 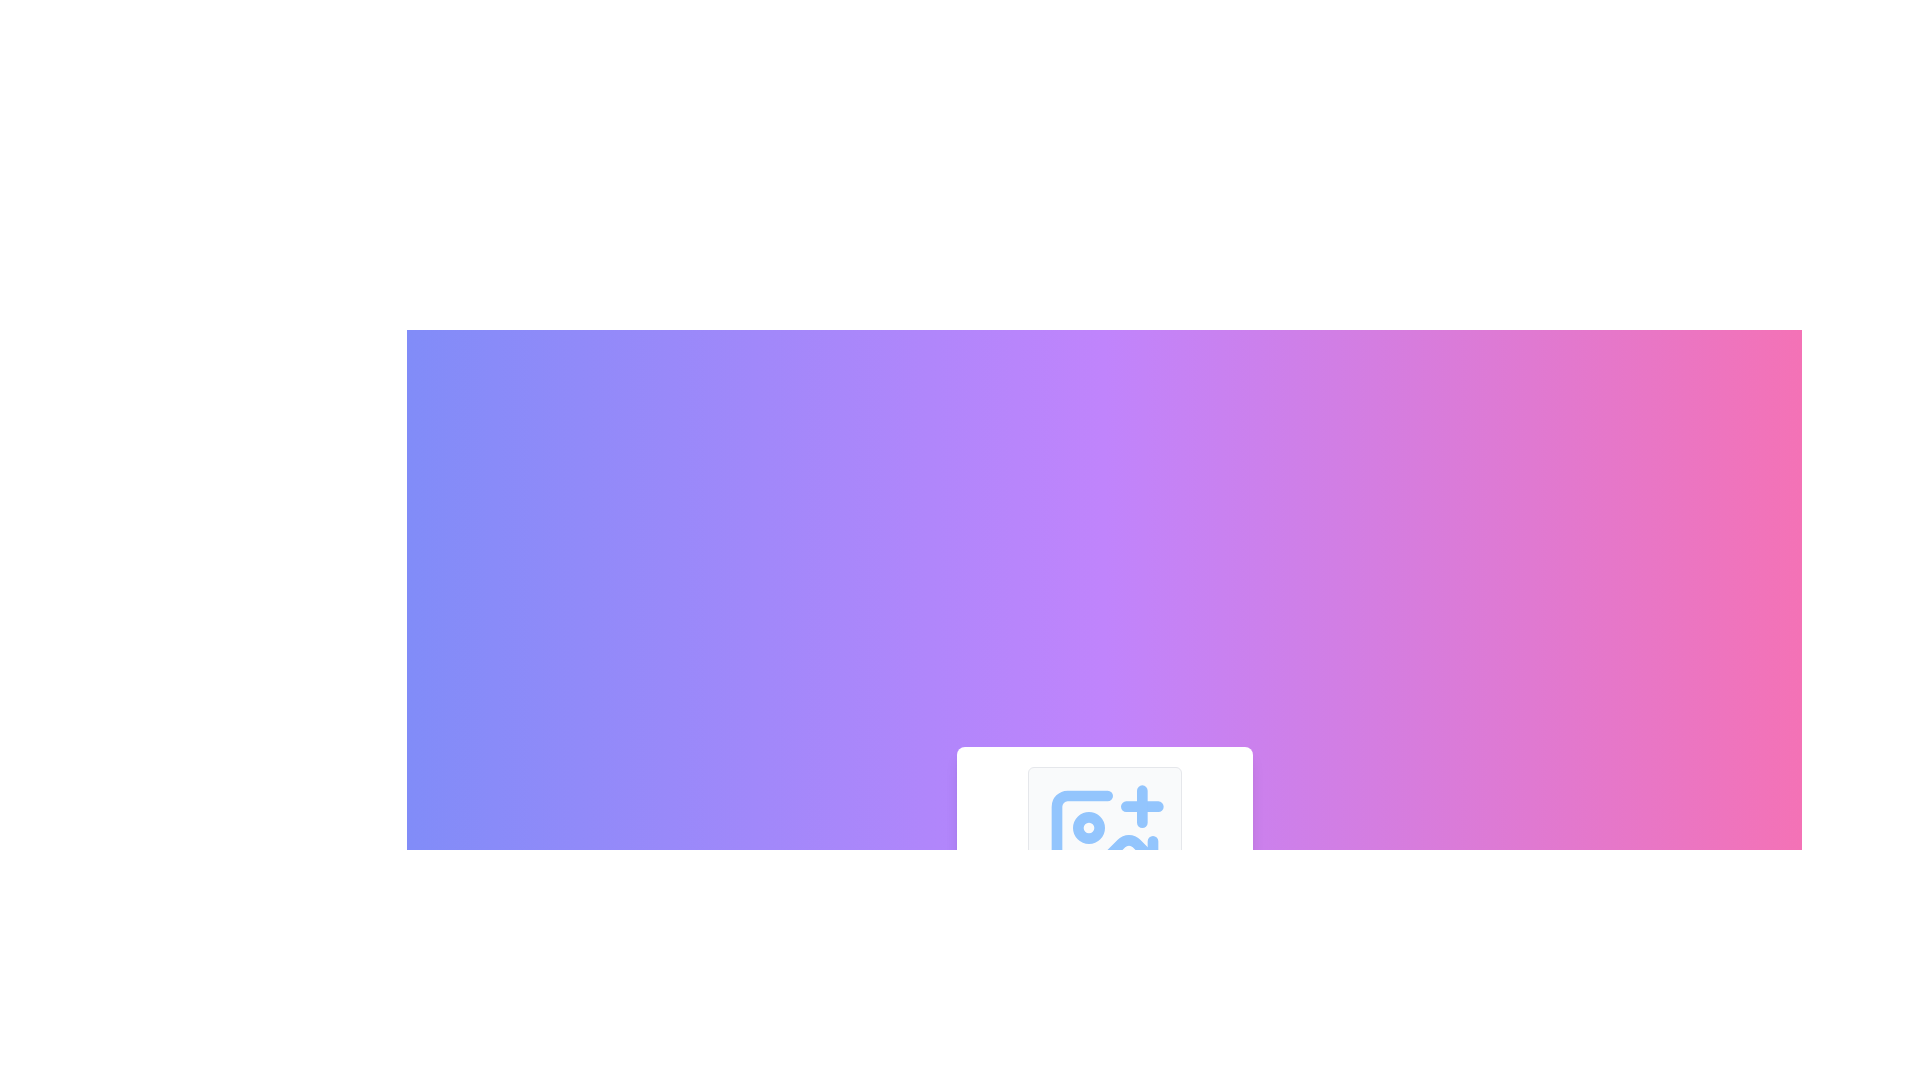 What do you see at coordinates (1103, 844) in the screenshot?
I see `the minimalist light blue icon with a plus symbol in the top-right corner, which is centrally positioned within a bordered, rounded rectangle` at bounding box center [1103, 844].